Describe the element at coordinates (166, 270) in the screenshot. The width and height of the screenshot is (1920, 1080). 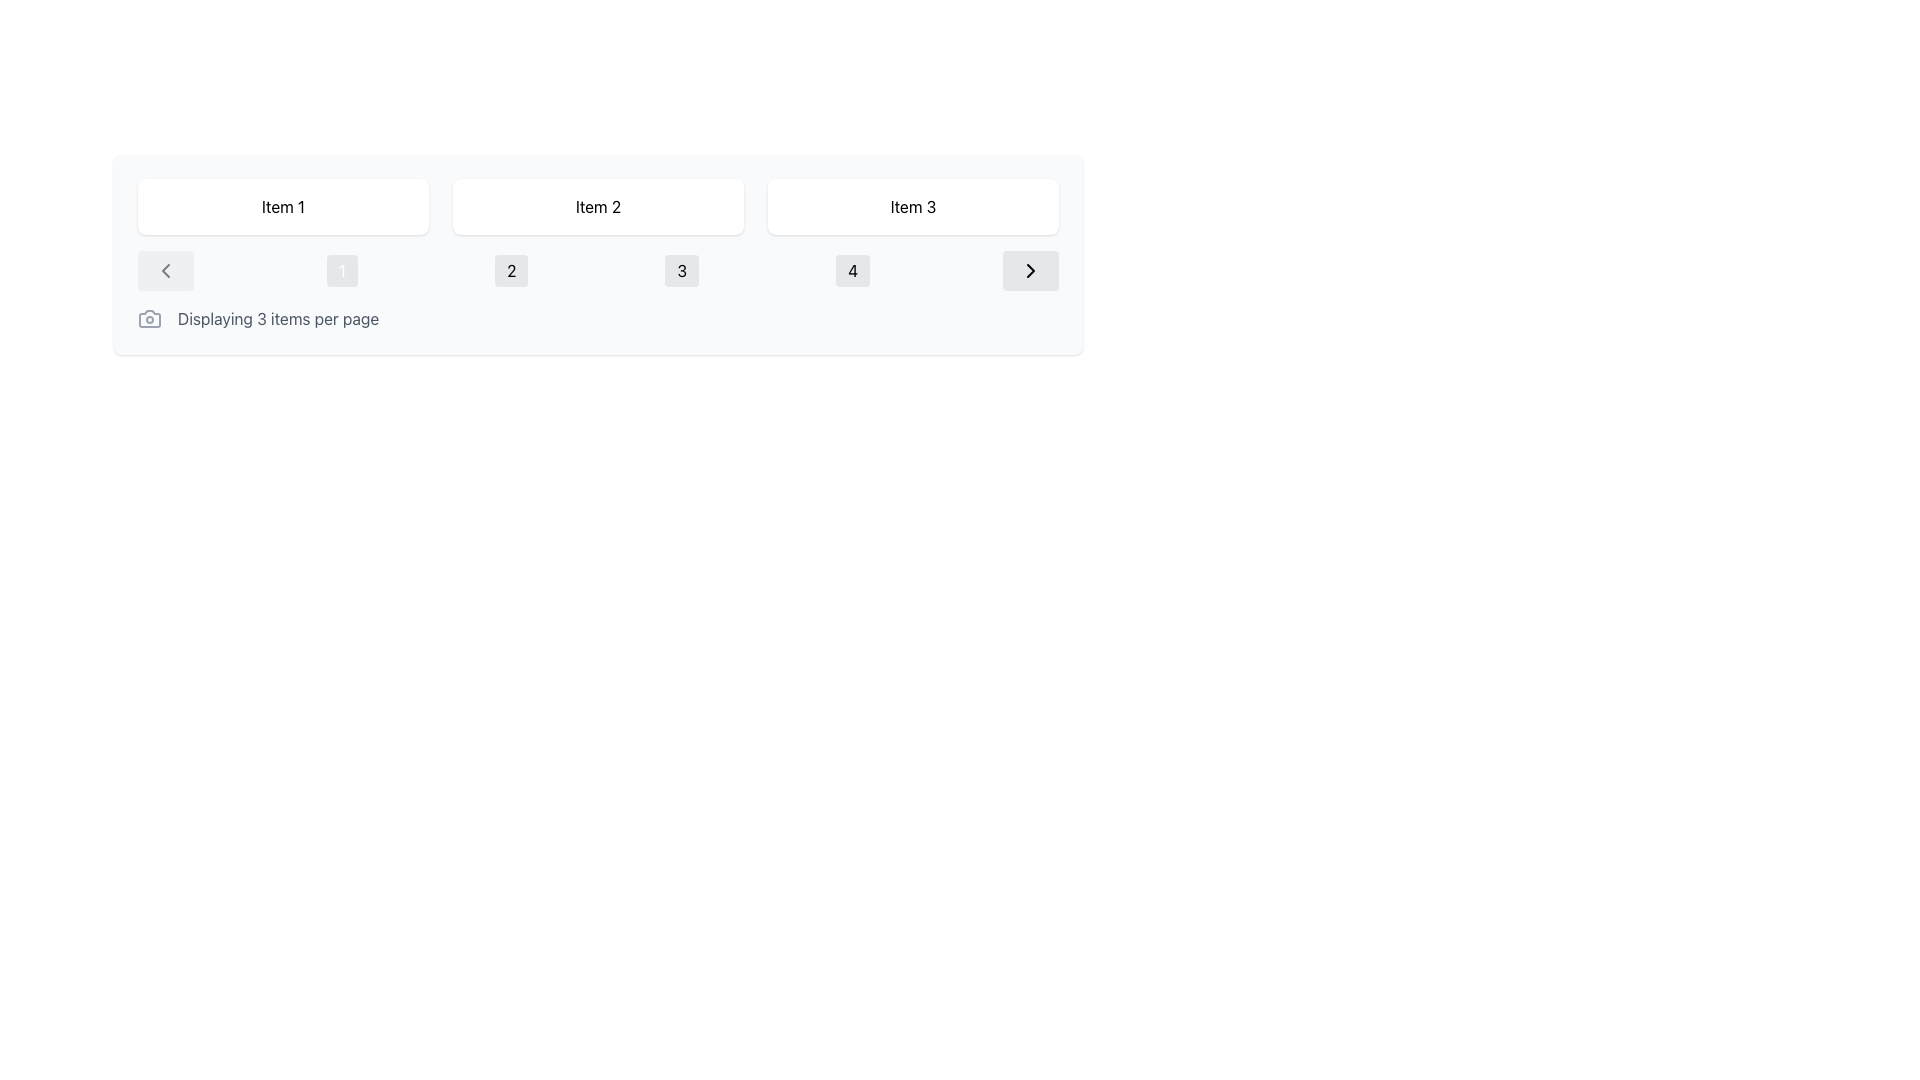
I see `the left-pointing chevron icon located within the pagination navigation bar, which is styled with a gray stroke and a light gray background` at that location.